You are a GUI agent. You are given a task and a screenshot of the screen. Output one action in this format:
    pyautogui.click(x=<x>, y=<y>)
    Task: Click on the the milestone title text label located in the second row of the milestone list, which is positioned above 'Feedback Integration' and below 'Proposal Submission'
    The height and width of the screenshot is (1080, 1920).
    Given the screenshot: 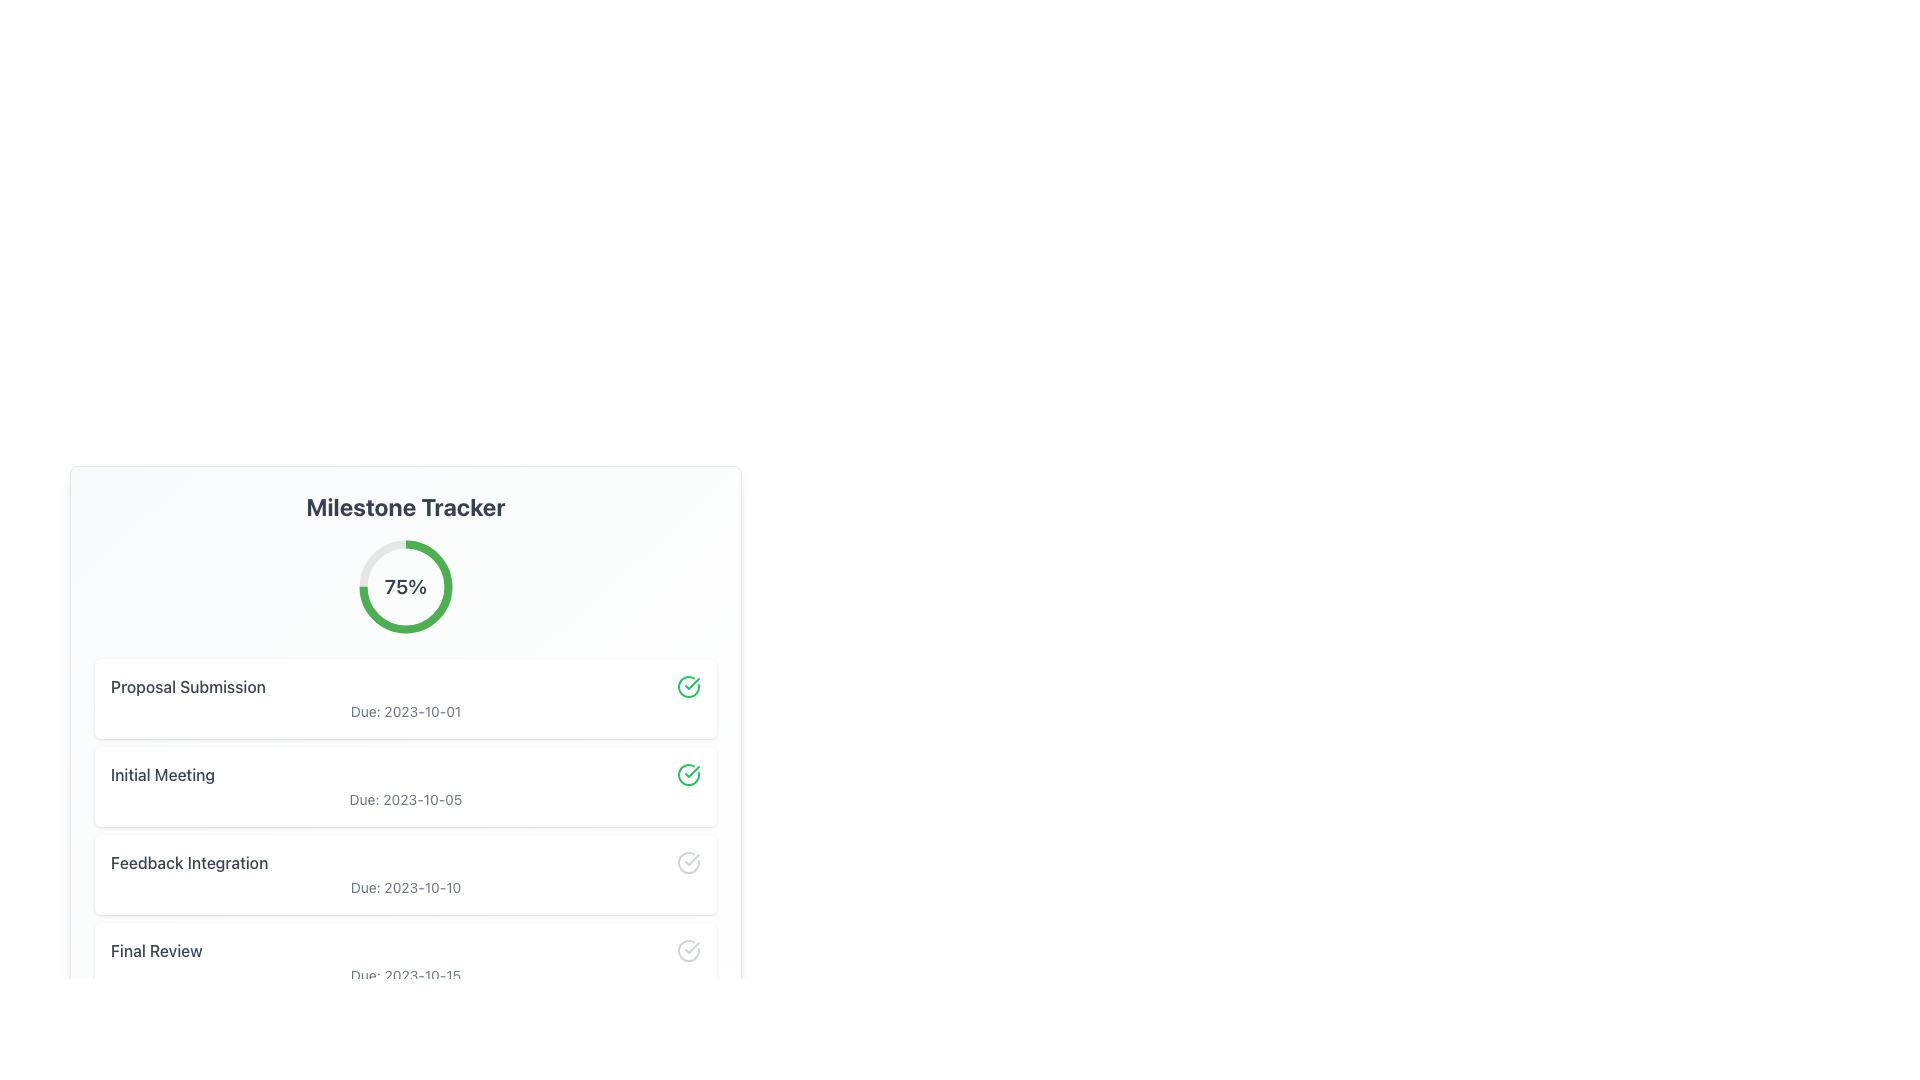 What is the action you would take?
    pyautogui.click(x=163, y=774)
    